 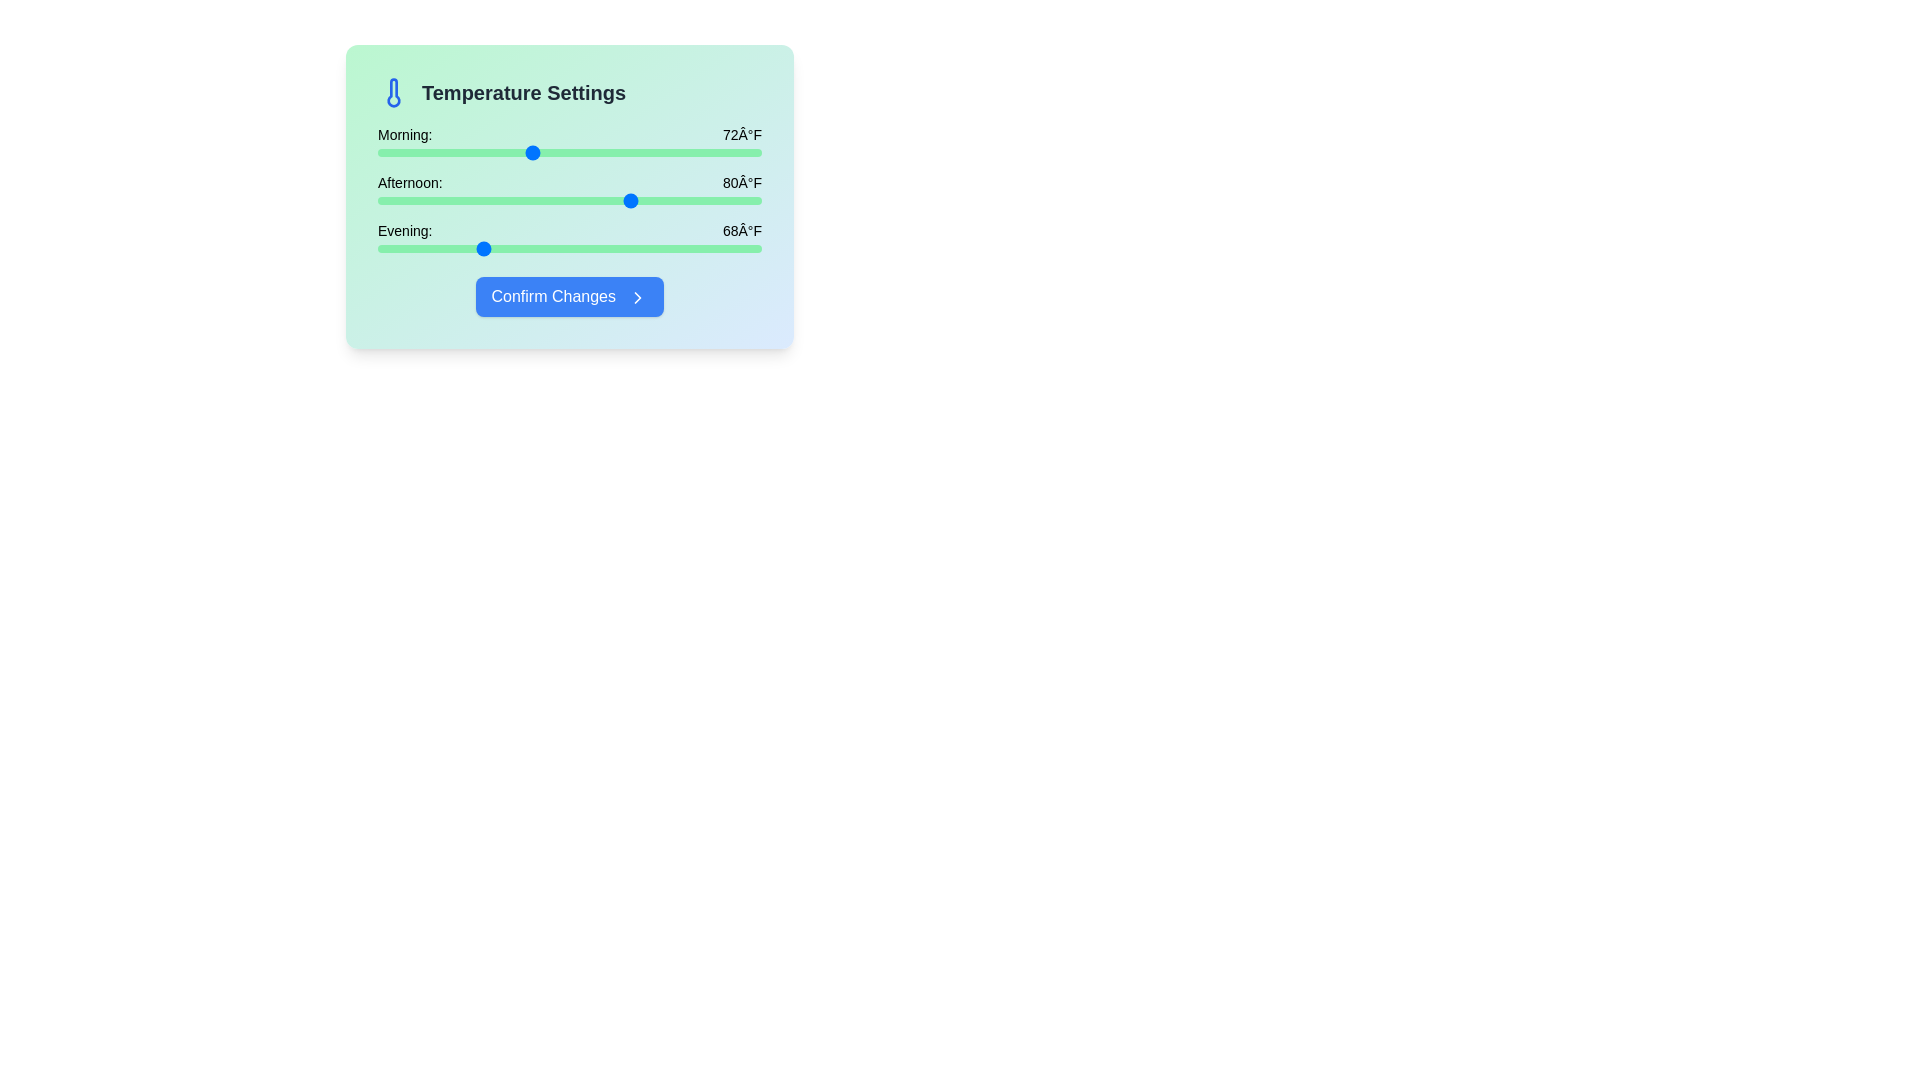 What do you see at coordinates (402, 152) in the screenshot?
I see `the morning temperature slider to 62°F` at bounding box center [402, 152].